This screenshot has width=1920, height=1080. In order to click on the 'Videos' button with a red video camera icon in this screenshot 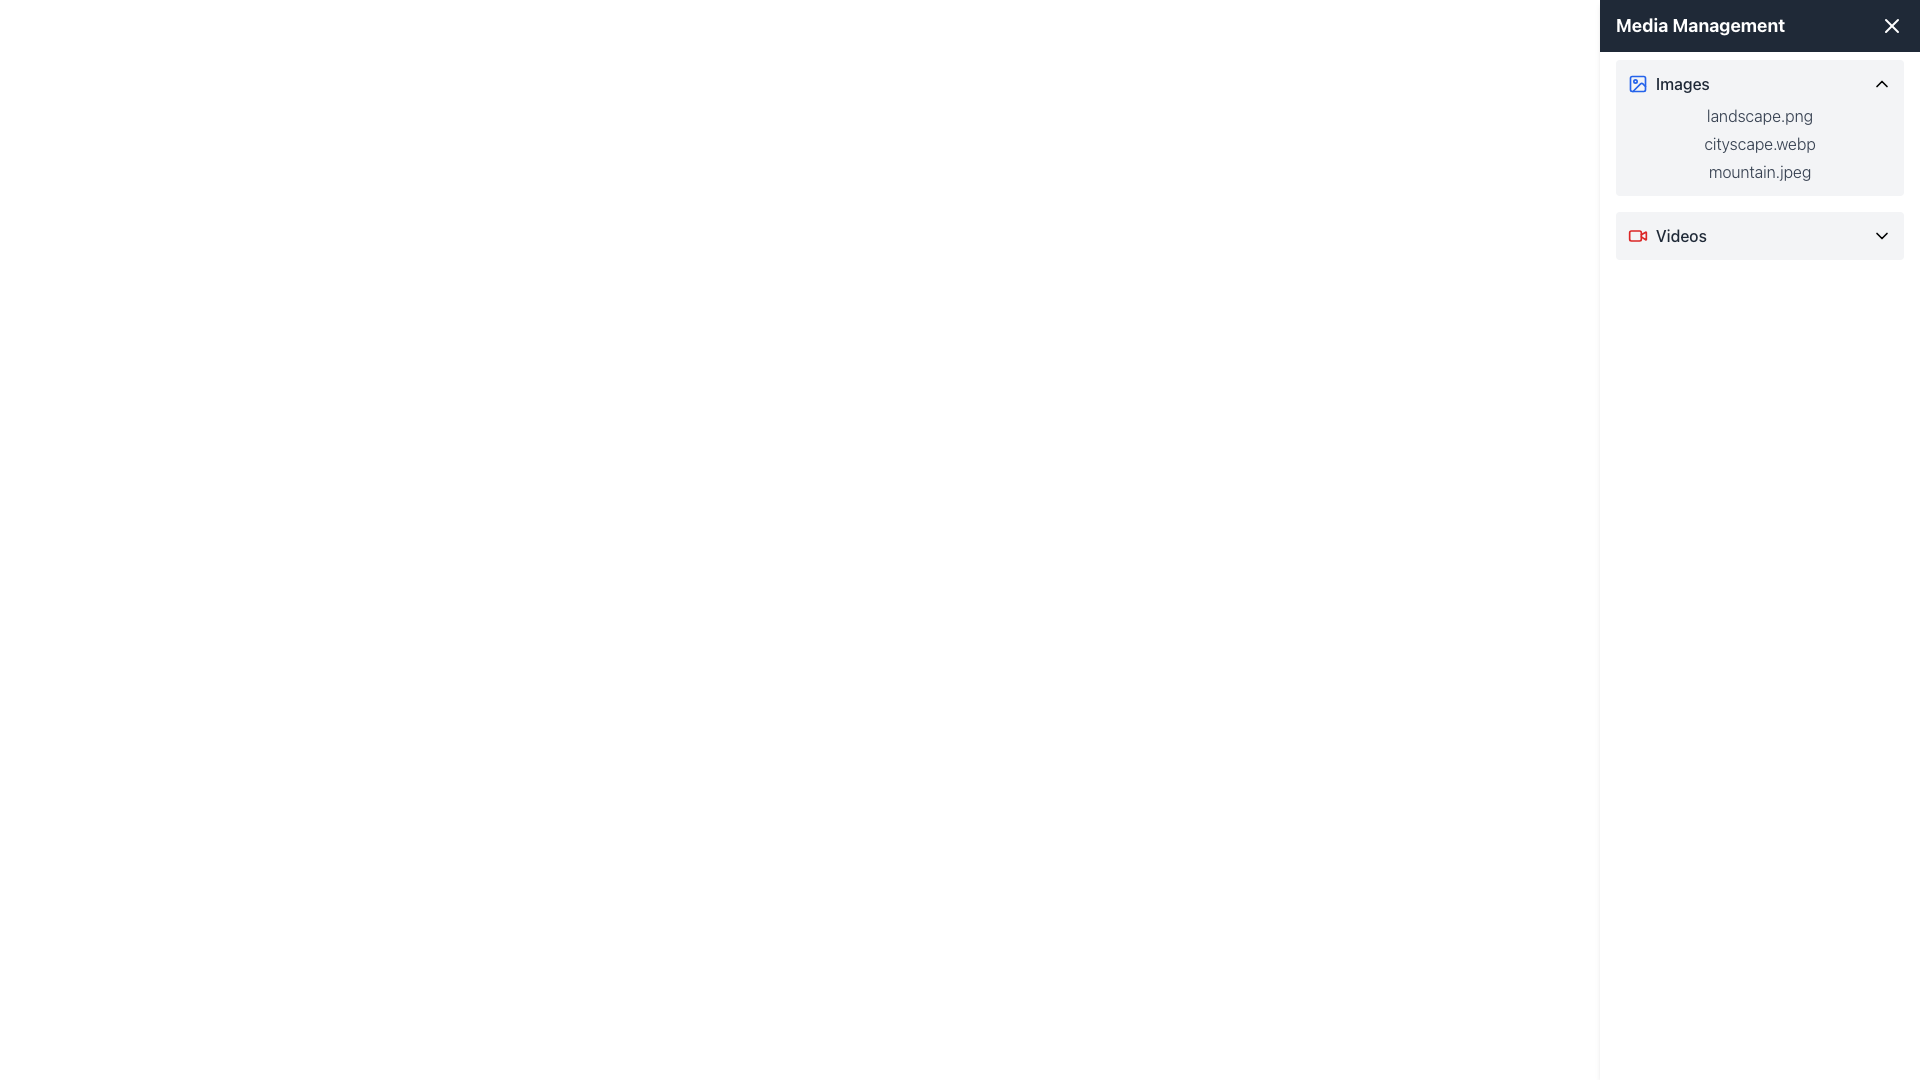, I will do `click(1760, 234)`.